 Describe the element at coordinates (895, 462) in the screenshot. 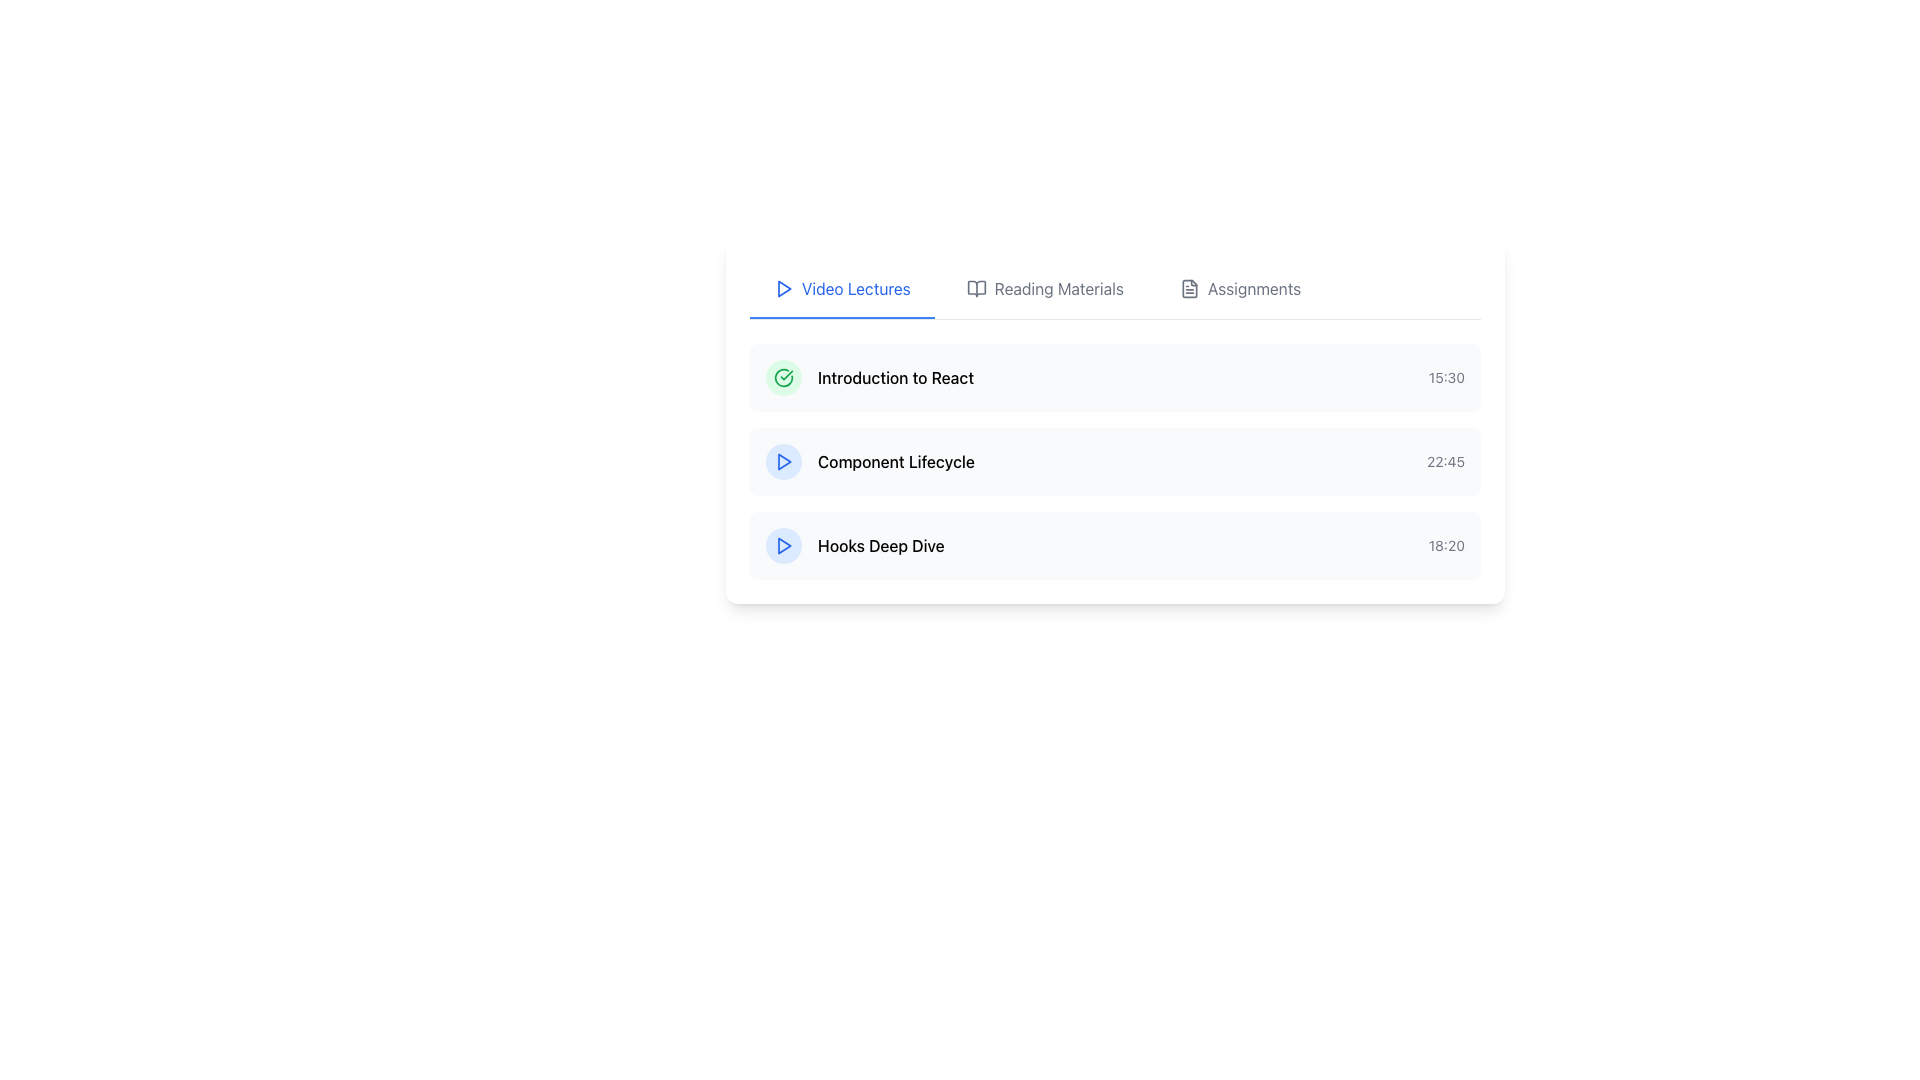

I see `the text label 'Component Lifecycle', which is styled with medium-sized font weight and located to the right of a small blue circular play icon, as the second item in a vertically arranged list` at that location.